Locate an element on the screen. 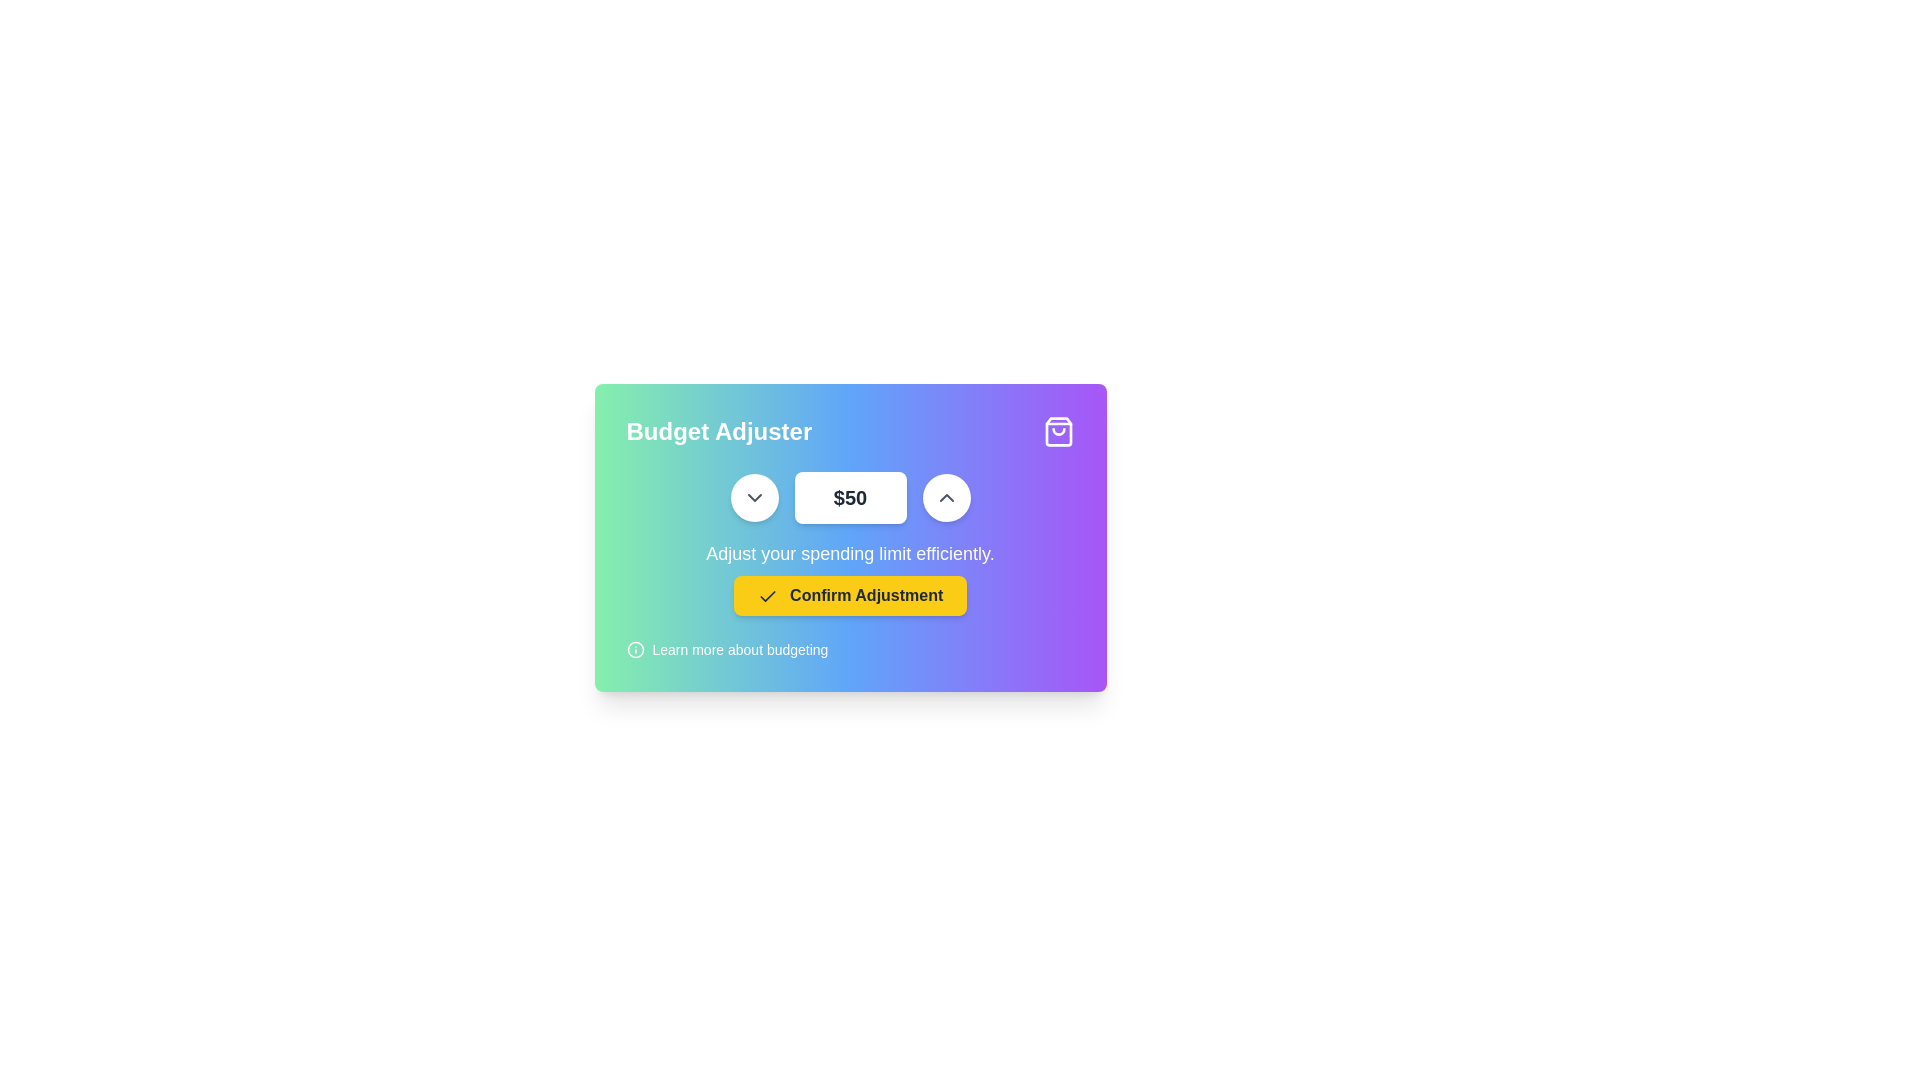 This screenshot has width=1920, height=1080. the rectangular text display field showing the amount '$50' for potential interaction is located at coordinates (850, 496).